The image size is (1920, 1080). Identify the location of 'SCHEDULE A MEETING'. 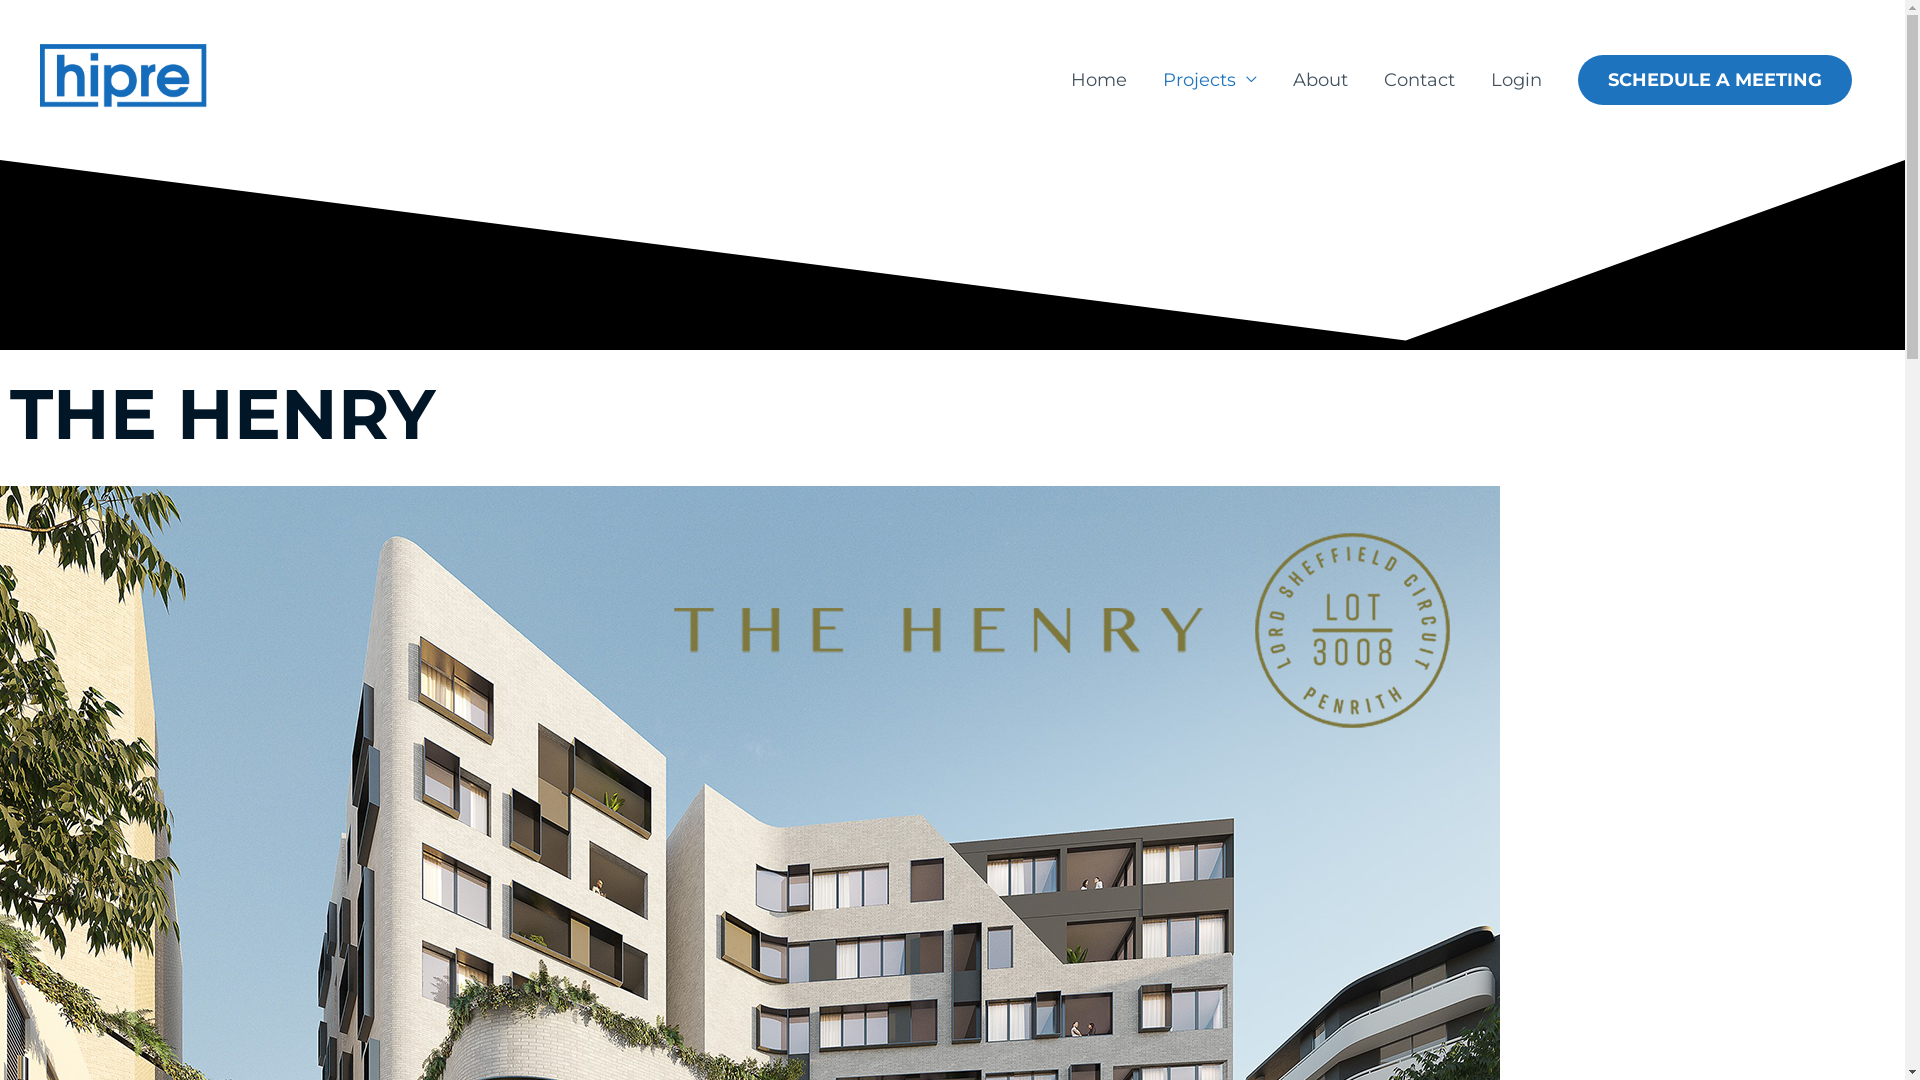
(1713, 79).